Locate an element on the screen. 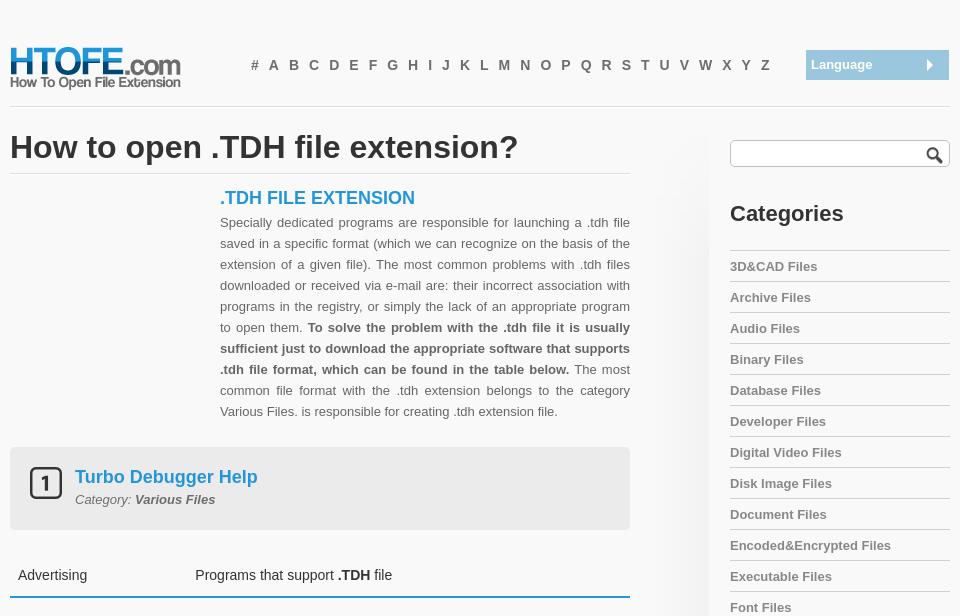 The width and height of the screenshot is (960, 616). 'Specially dedicated programs are responsible for launching a .tdh file saved in a specific format (which we can recognize on the basis of the extension of a given file). The most common problems with .tdh files downloaded or received via e-mail are: their incorrect association with programs in the registry, or simply the lack of an appropriate program to open them.' is located at coordinates (424, 273).